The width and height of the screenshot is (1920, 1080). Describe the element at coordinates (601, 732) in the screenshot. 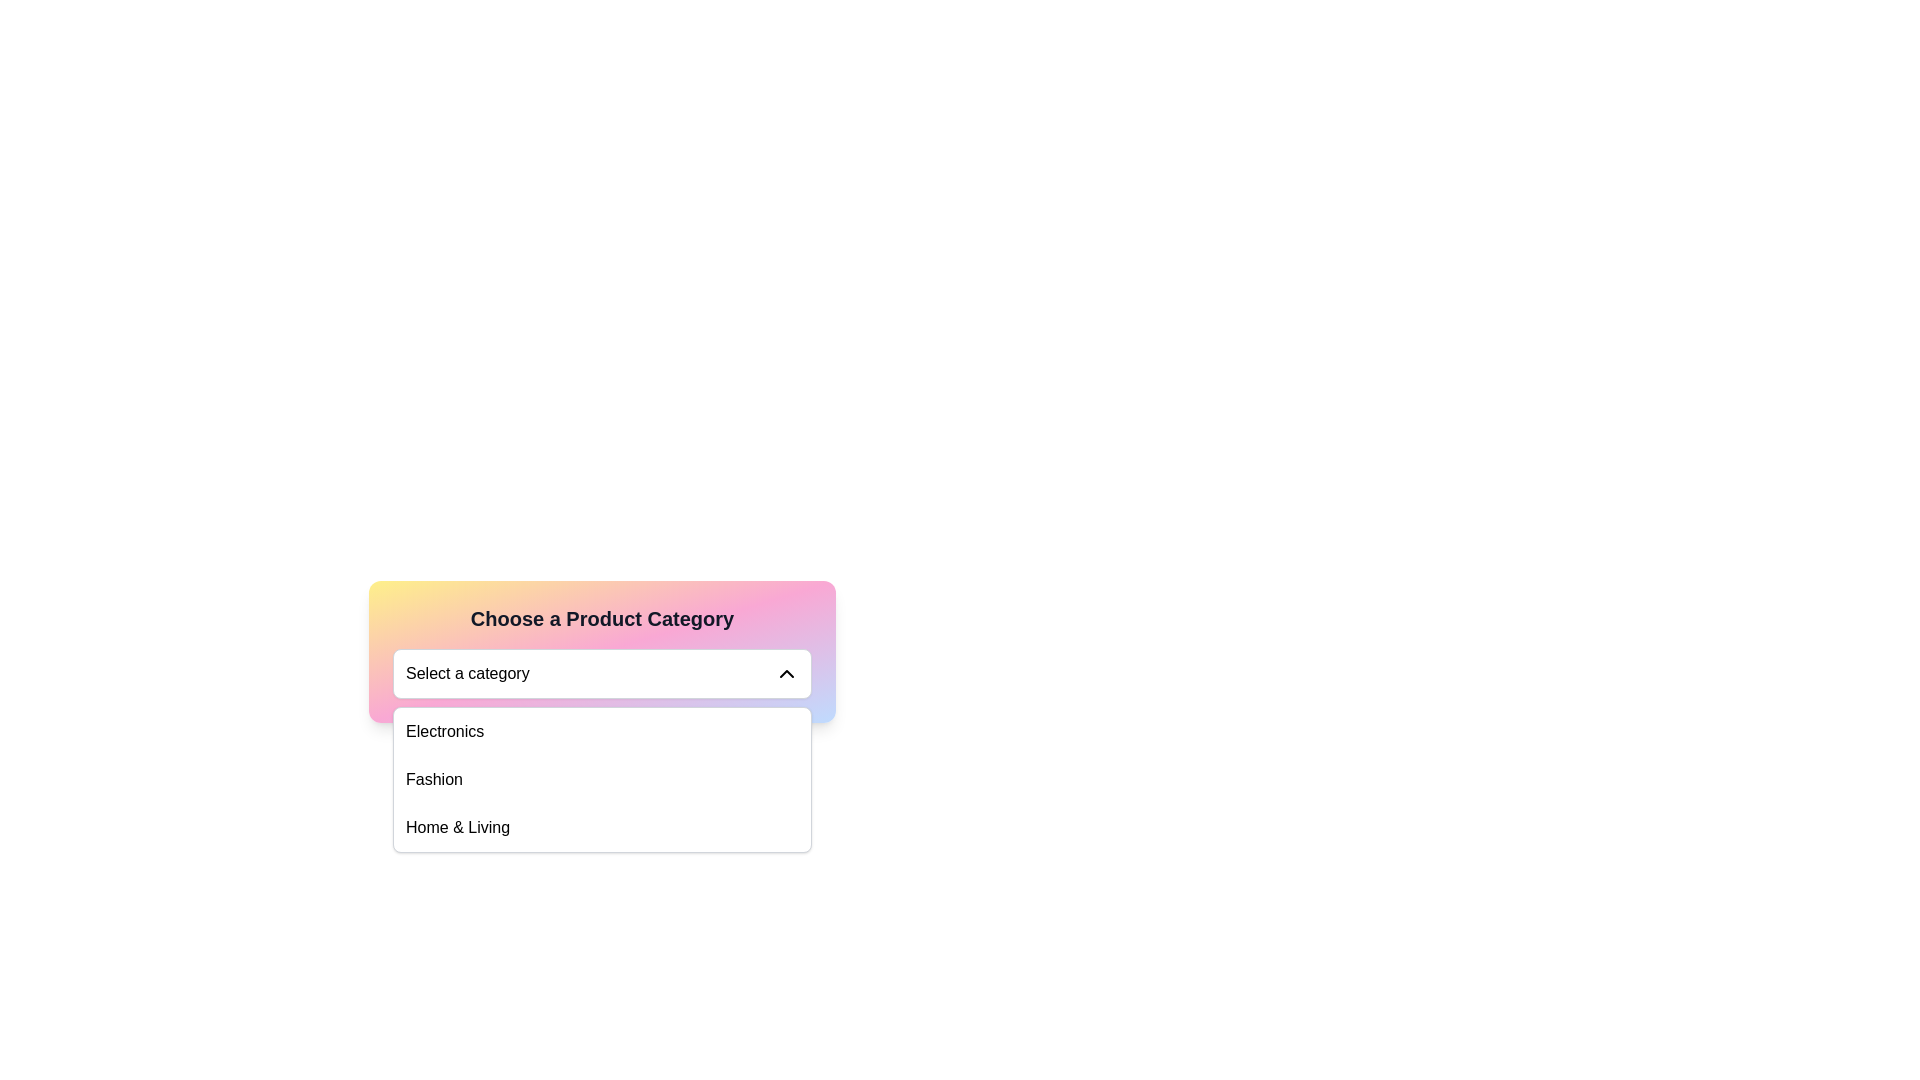

I see `the 'Electronics' dropdown menu item, which is the first entry in the dropdown menu below the 'Select a category' field` at that location.